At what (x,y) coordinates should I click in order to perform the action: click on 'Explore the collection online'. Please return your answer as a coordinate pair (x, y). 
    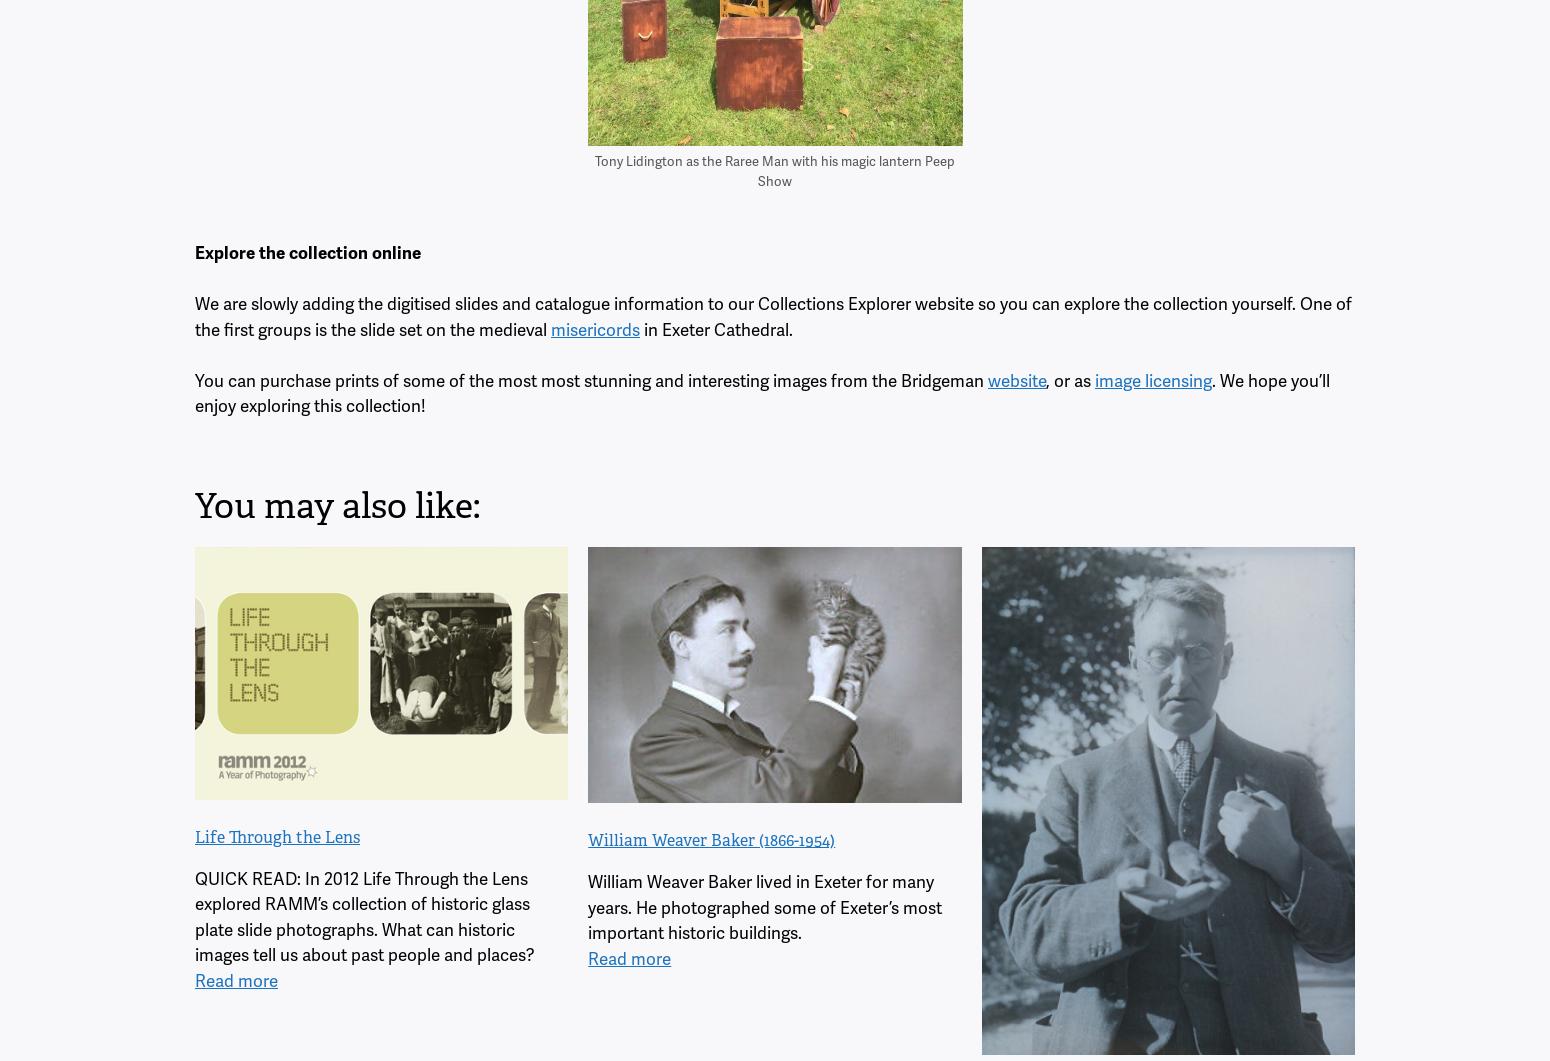
    Looking at the image, I should click on (307, 252).